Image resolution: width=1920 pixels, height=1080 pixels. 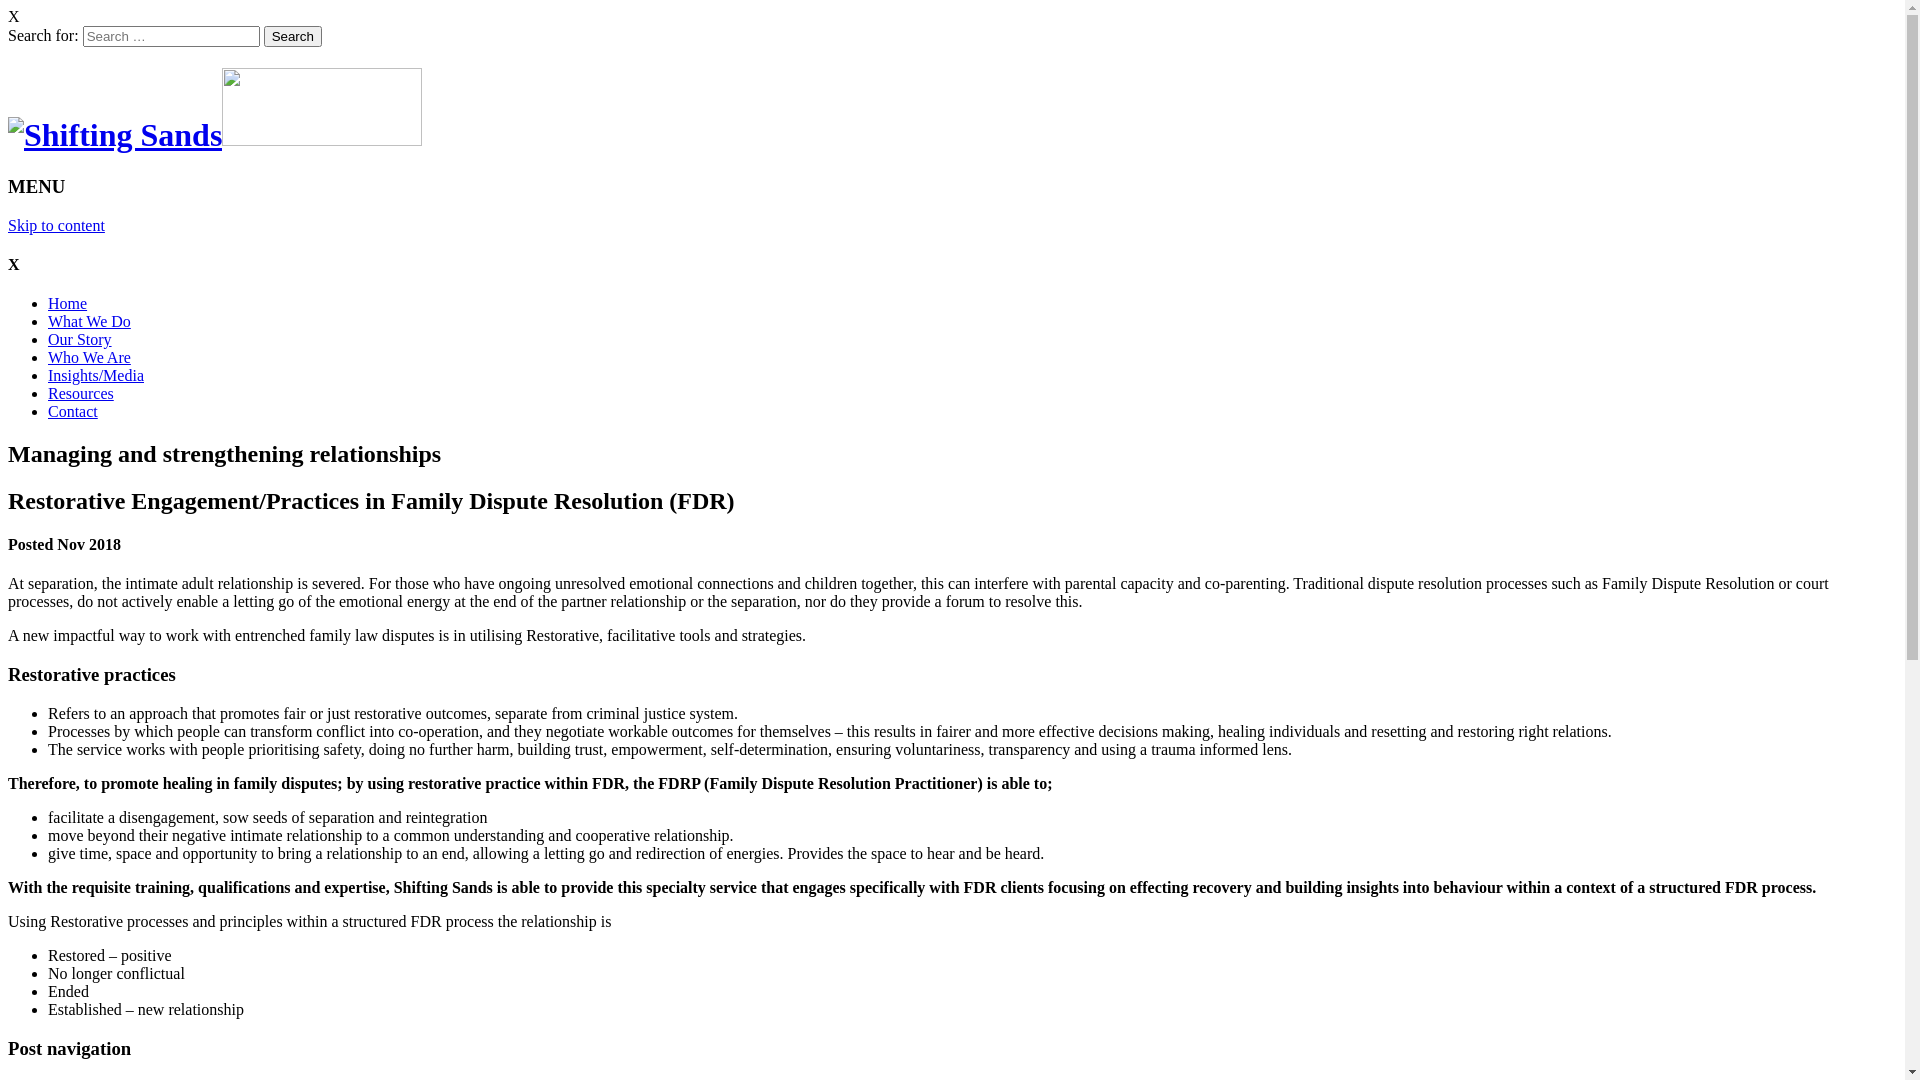 What do you see at coordinates (291, 36) in the screenshot?
I see `'Search'` at bounding box center [291, 36].